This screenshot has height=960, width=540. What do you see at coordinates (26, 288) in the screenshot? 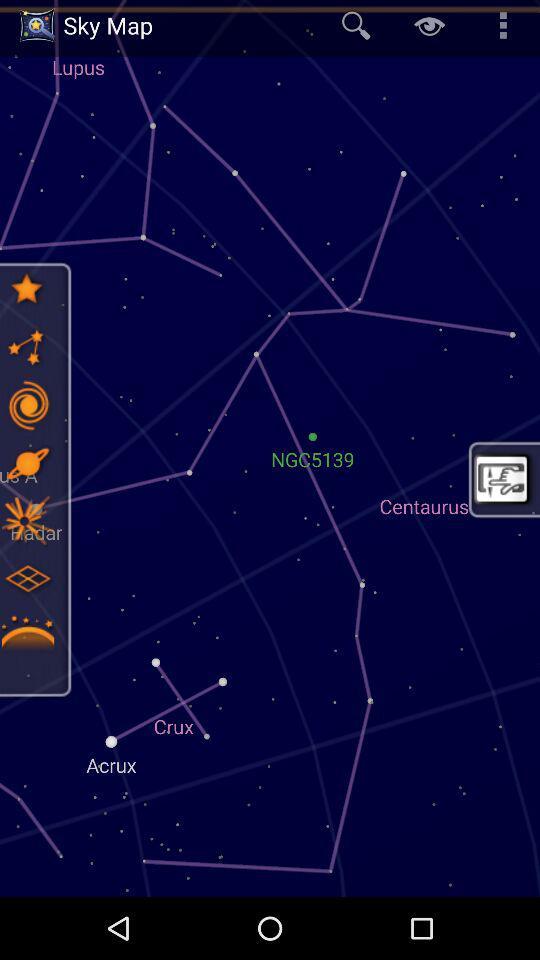
I see `the star icon` at bounding box center [26, 288].